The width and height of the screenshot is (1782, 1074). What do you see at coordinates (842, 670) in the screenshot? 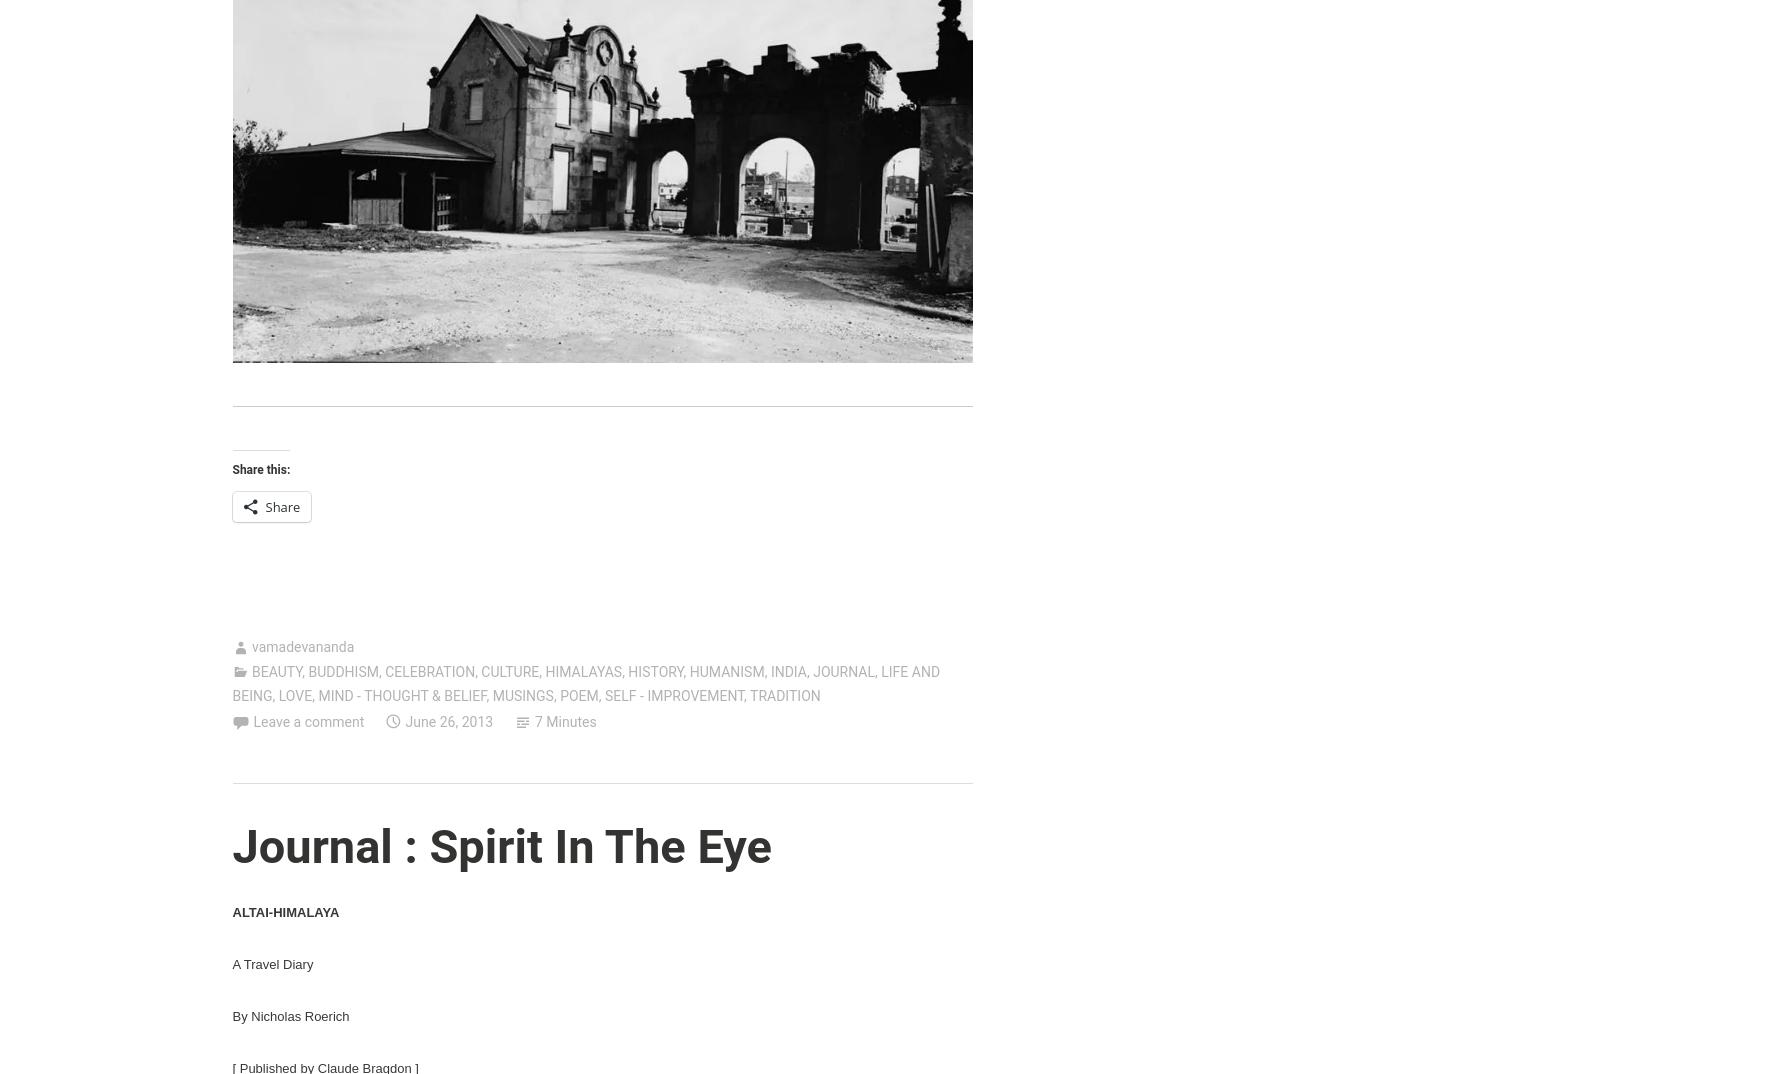
I see `'JOURNAL'` at bounding box center [842, 670].